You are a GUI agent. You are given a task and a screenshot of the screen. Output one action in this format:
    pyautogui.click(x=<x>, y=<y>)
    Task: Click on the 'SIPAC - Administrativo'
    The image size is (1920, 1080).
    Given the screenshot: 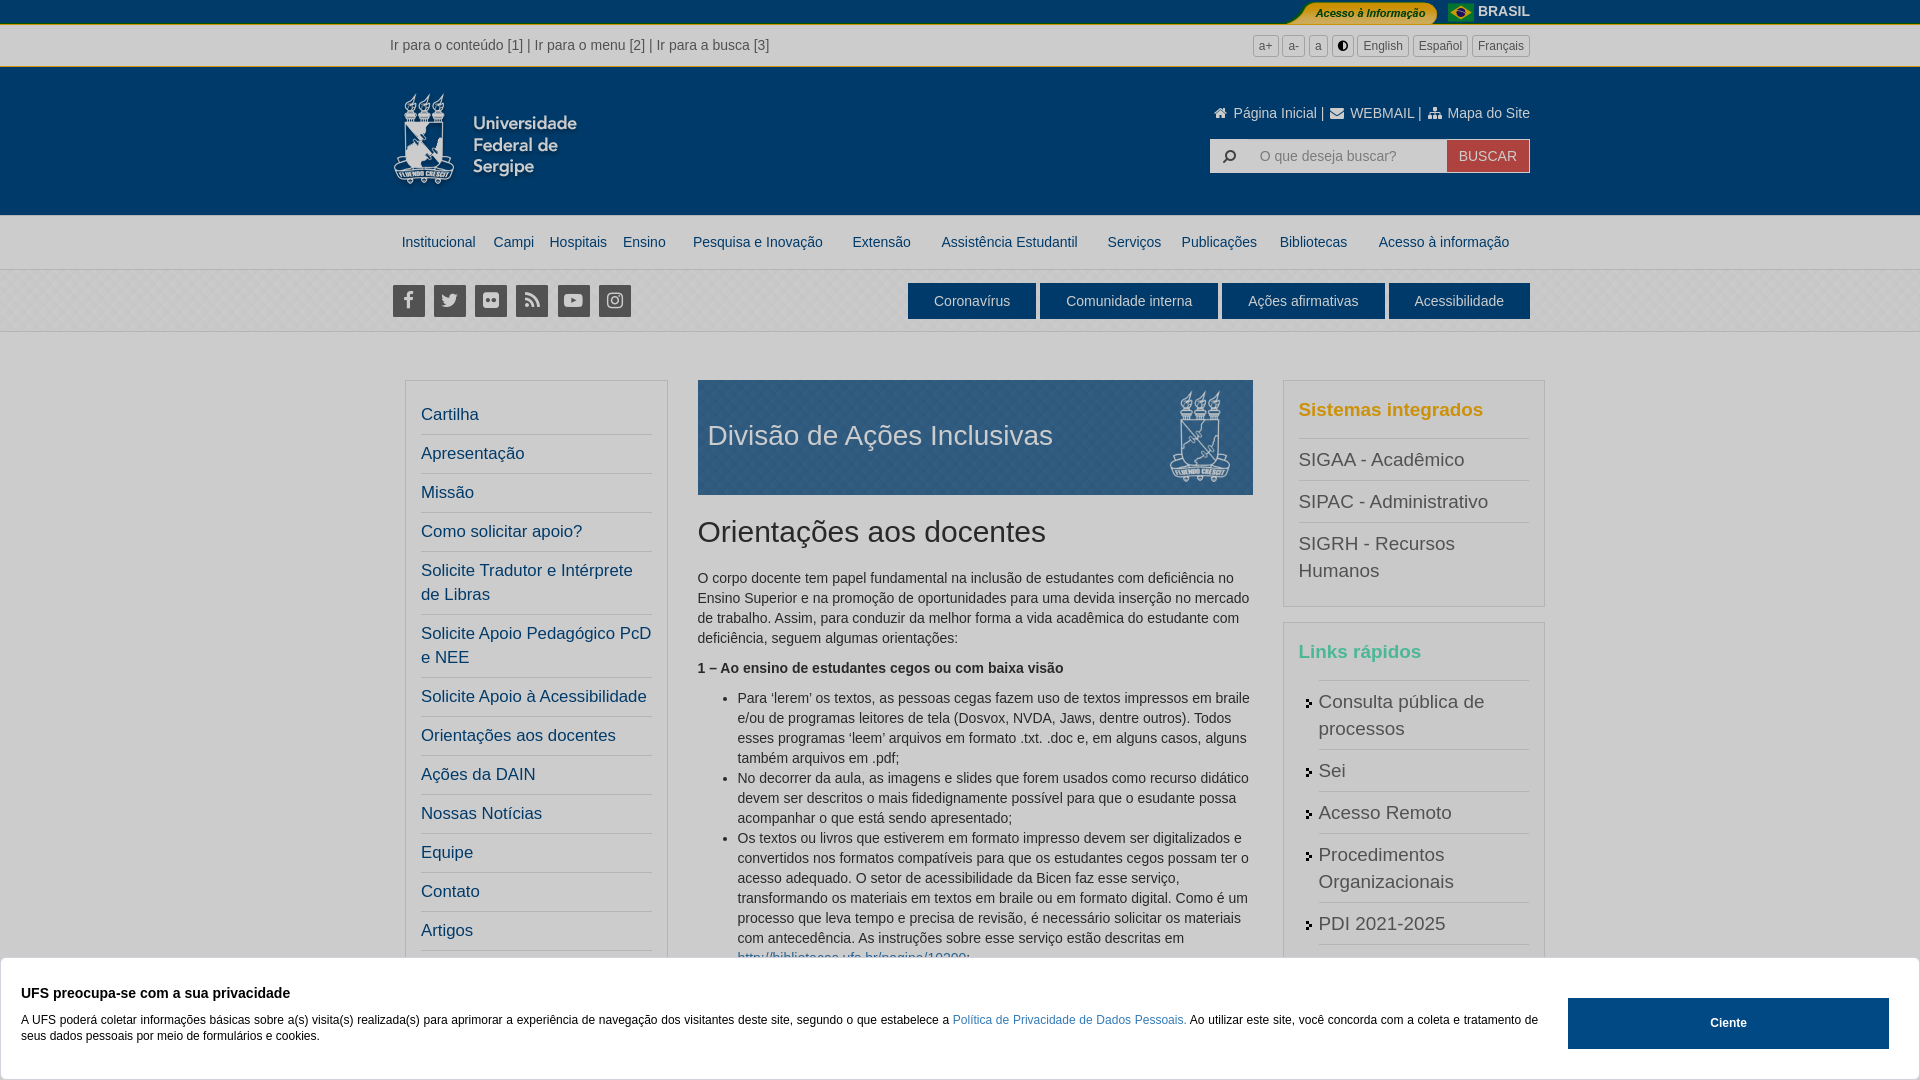 What is the action you would take?
    pyautogui.click(x=1297, y=500)
    